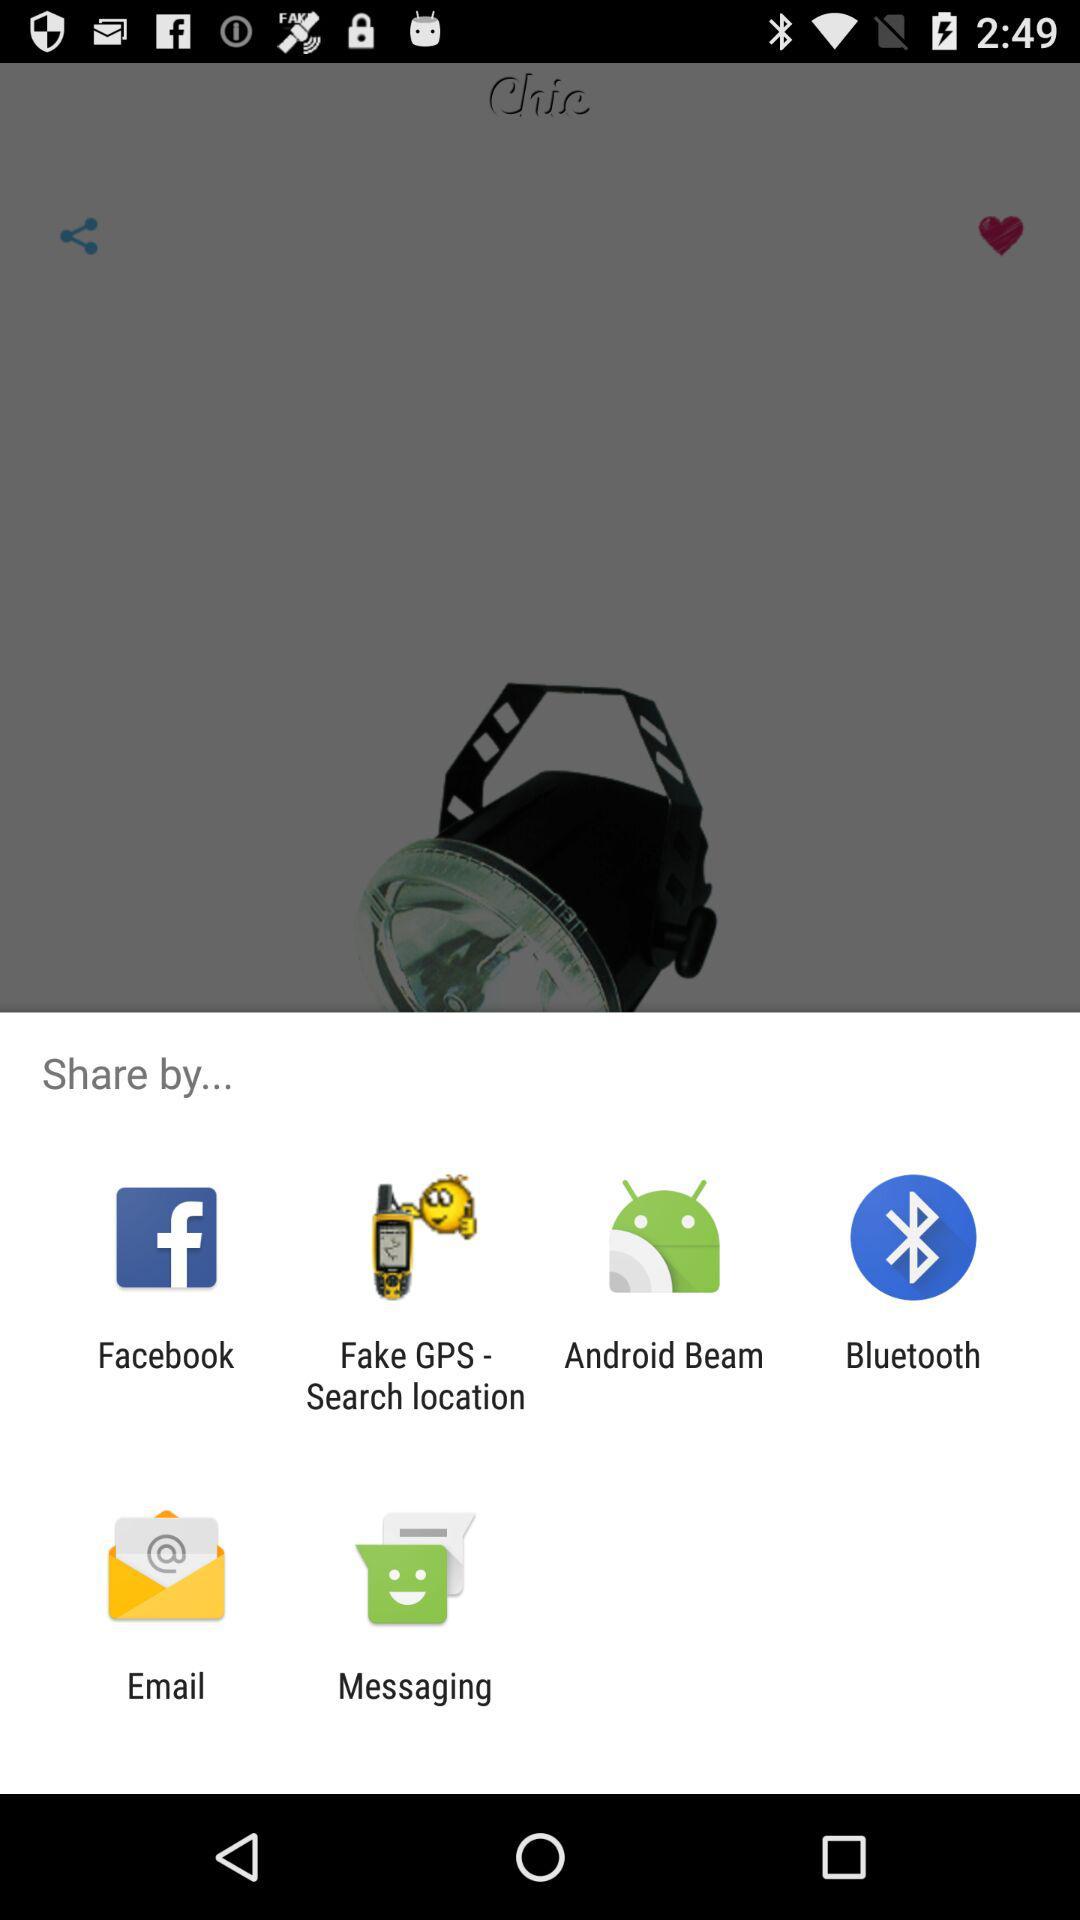 This screenshot has height=1920, width=1080. What do you see at coordinates (414, 1374) in the screenshot?
I see `icon to the left of the android beam icon` at bounding box center [414, 1374].